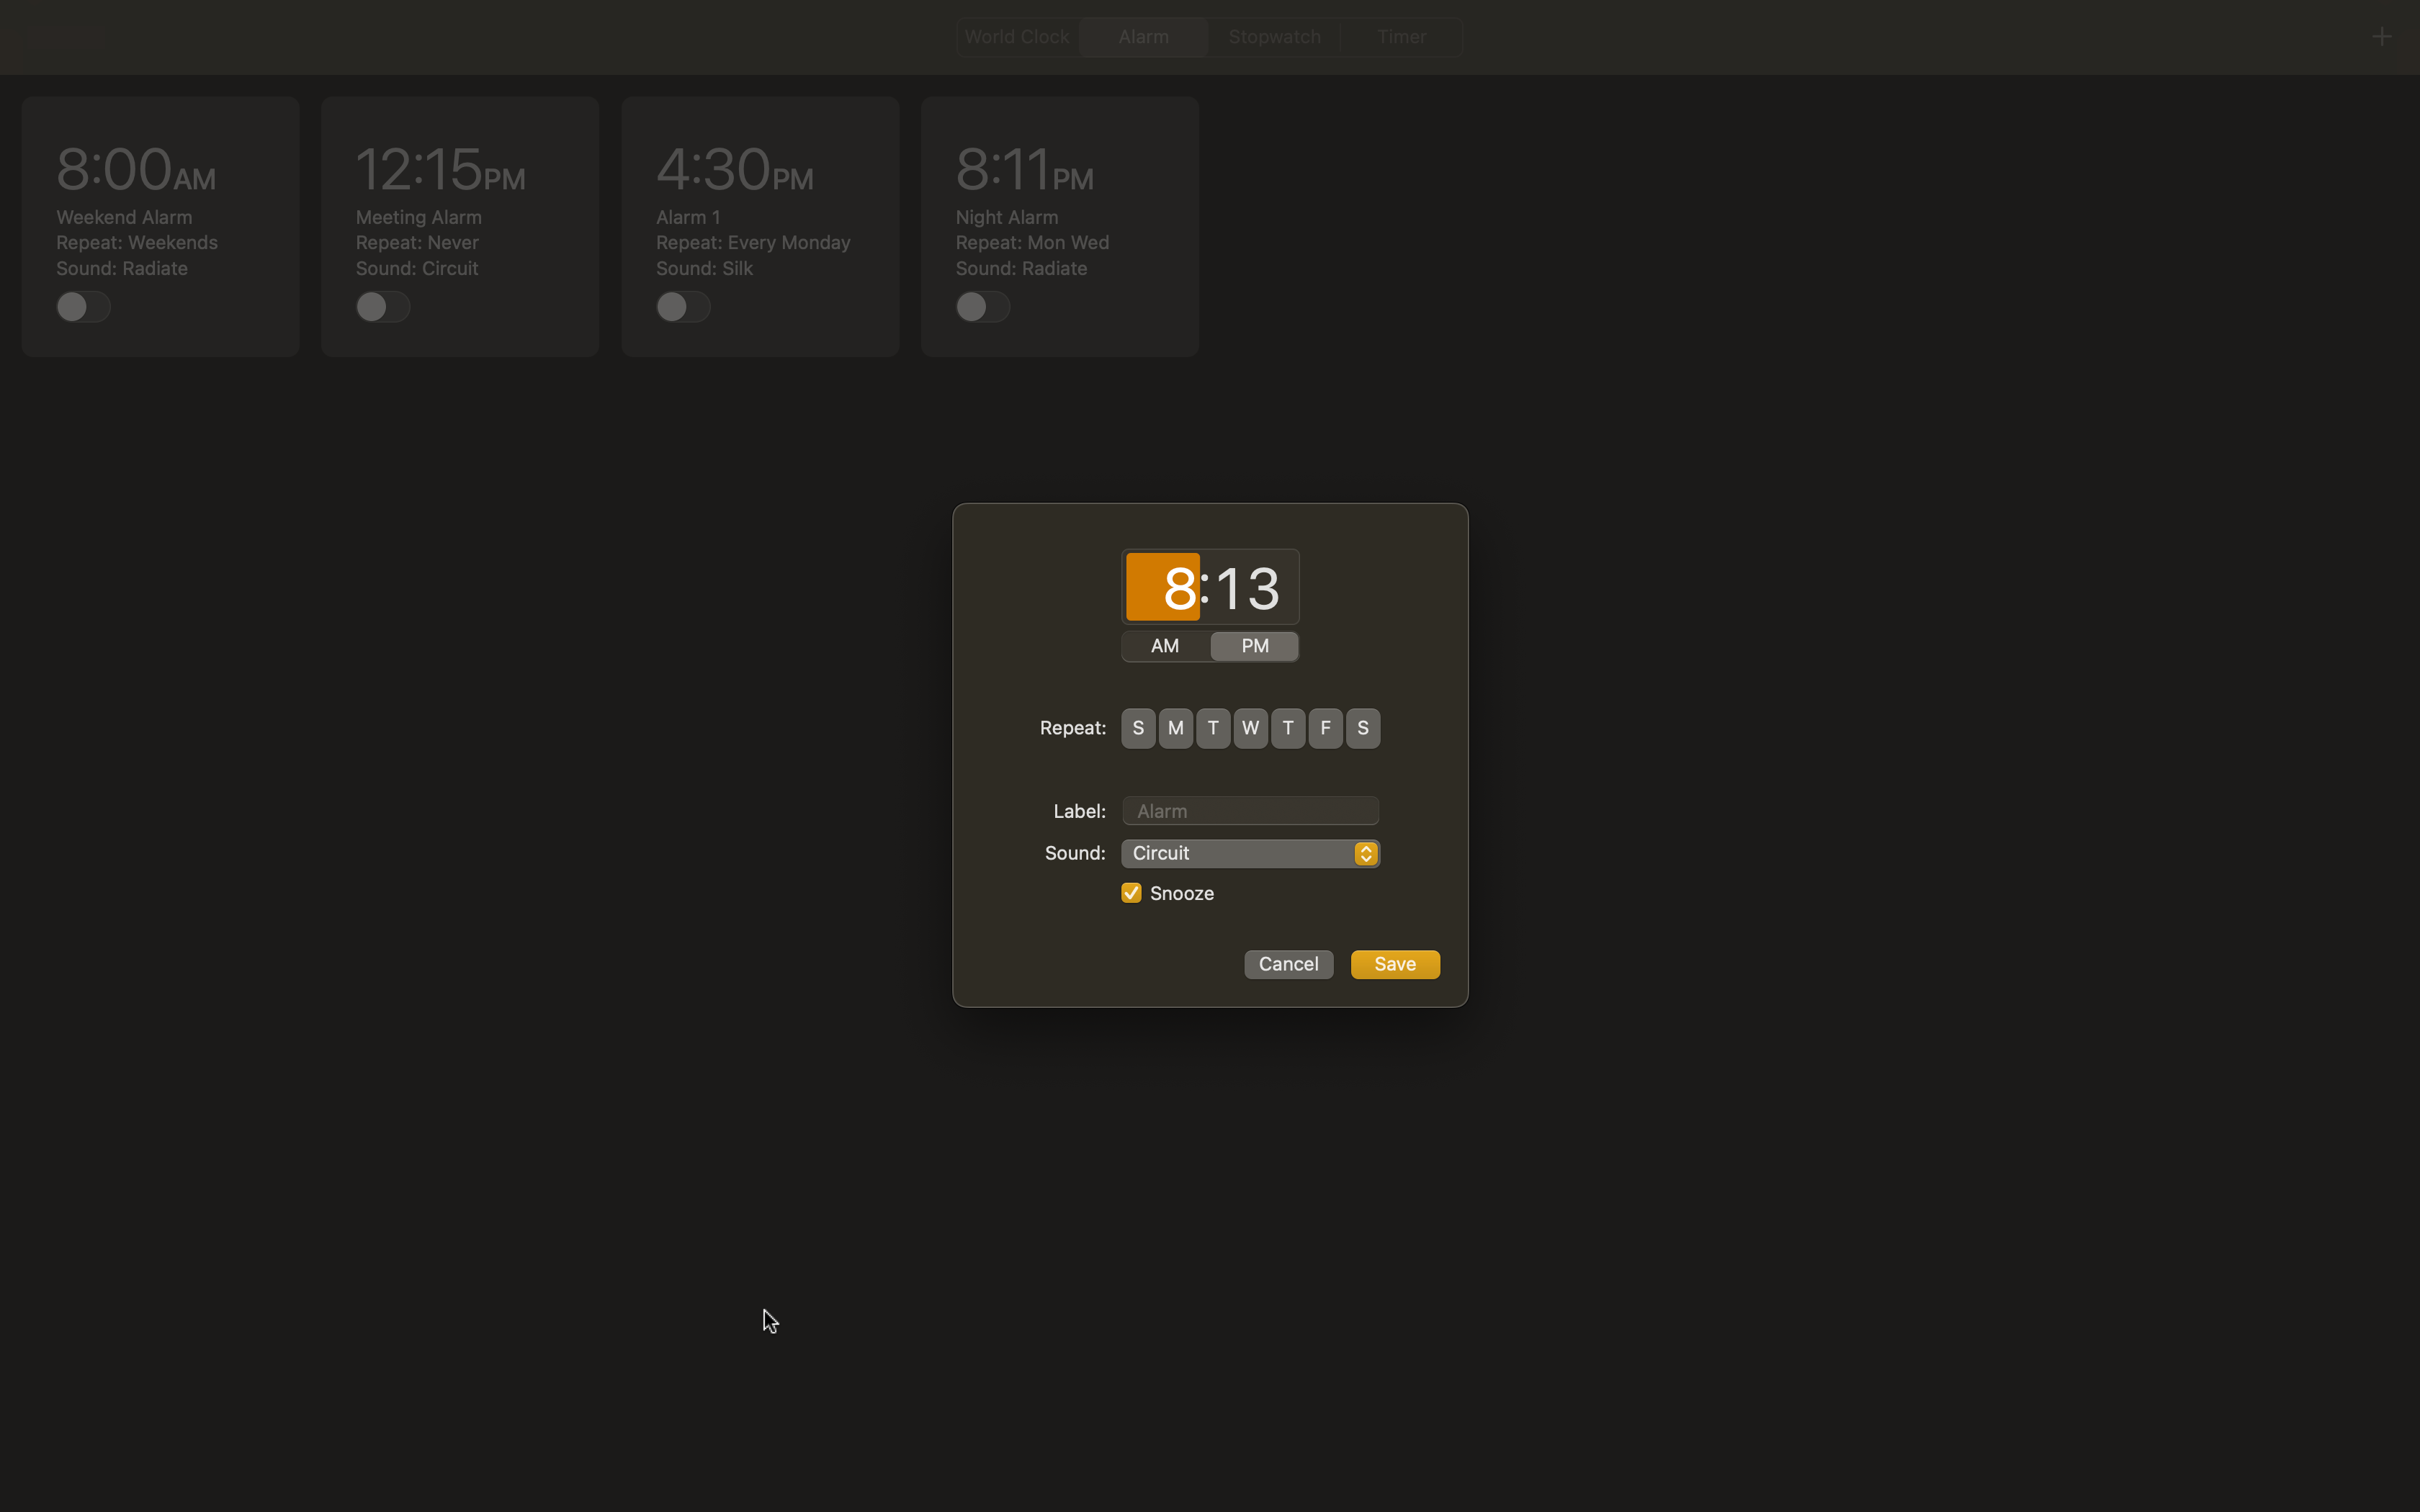 This screenshot has width=2420, height=1512. What do you see at coordinates (1250, 853) in the screenshot?
I see `sound as "Nature Sounds` at bounding box center [1250, 853].